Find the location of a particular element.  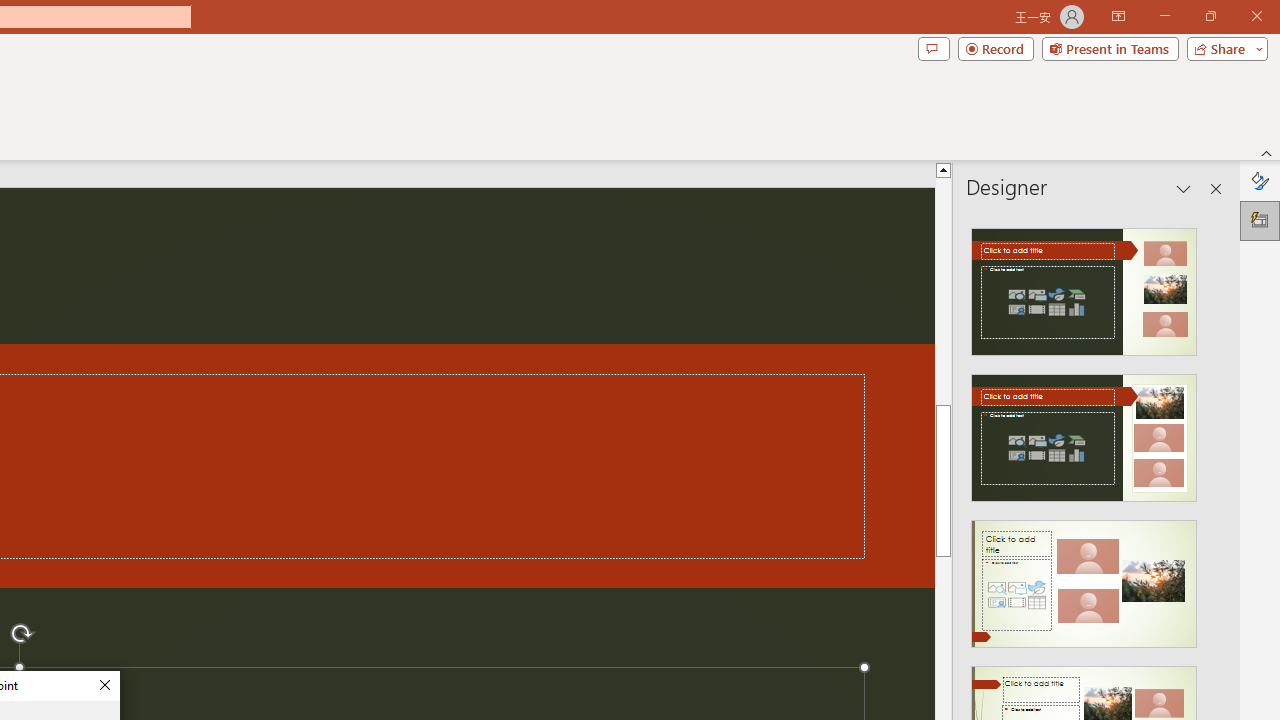

'Recommended Design: Design Idea' is located at coordinates (1083, 286).